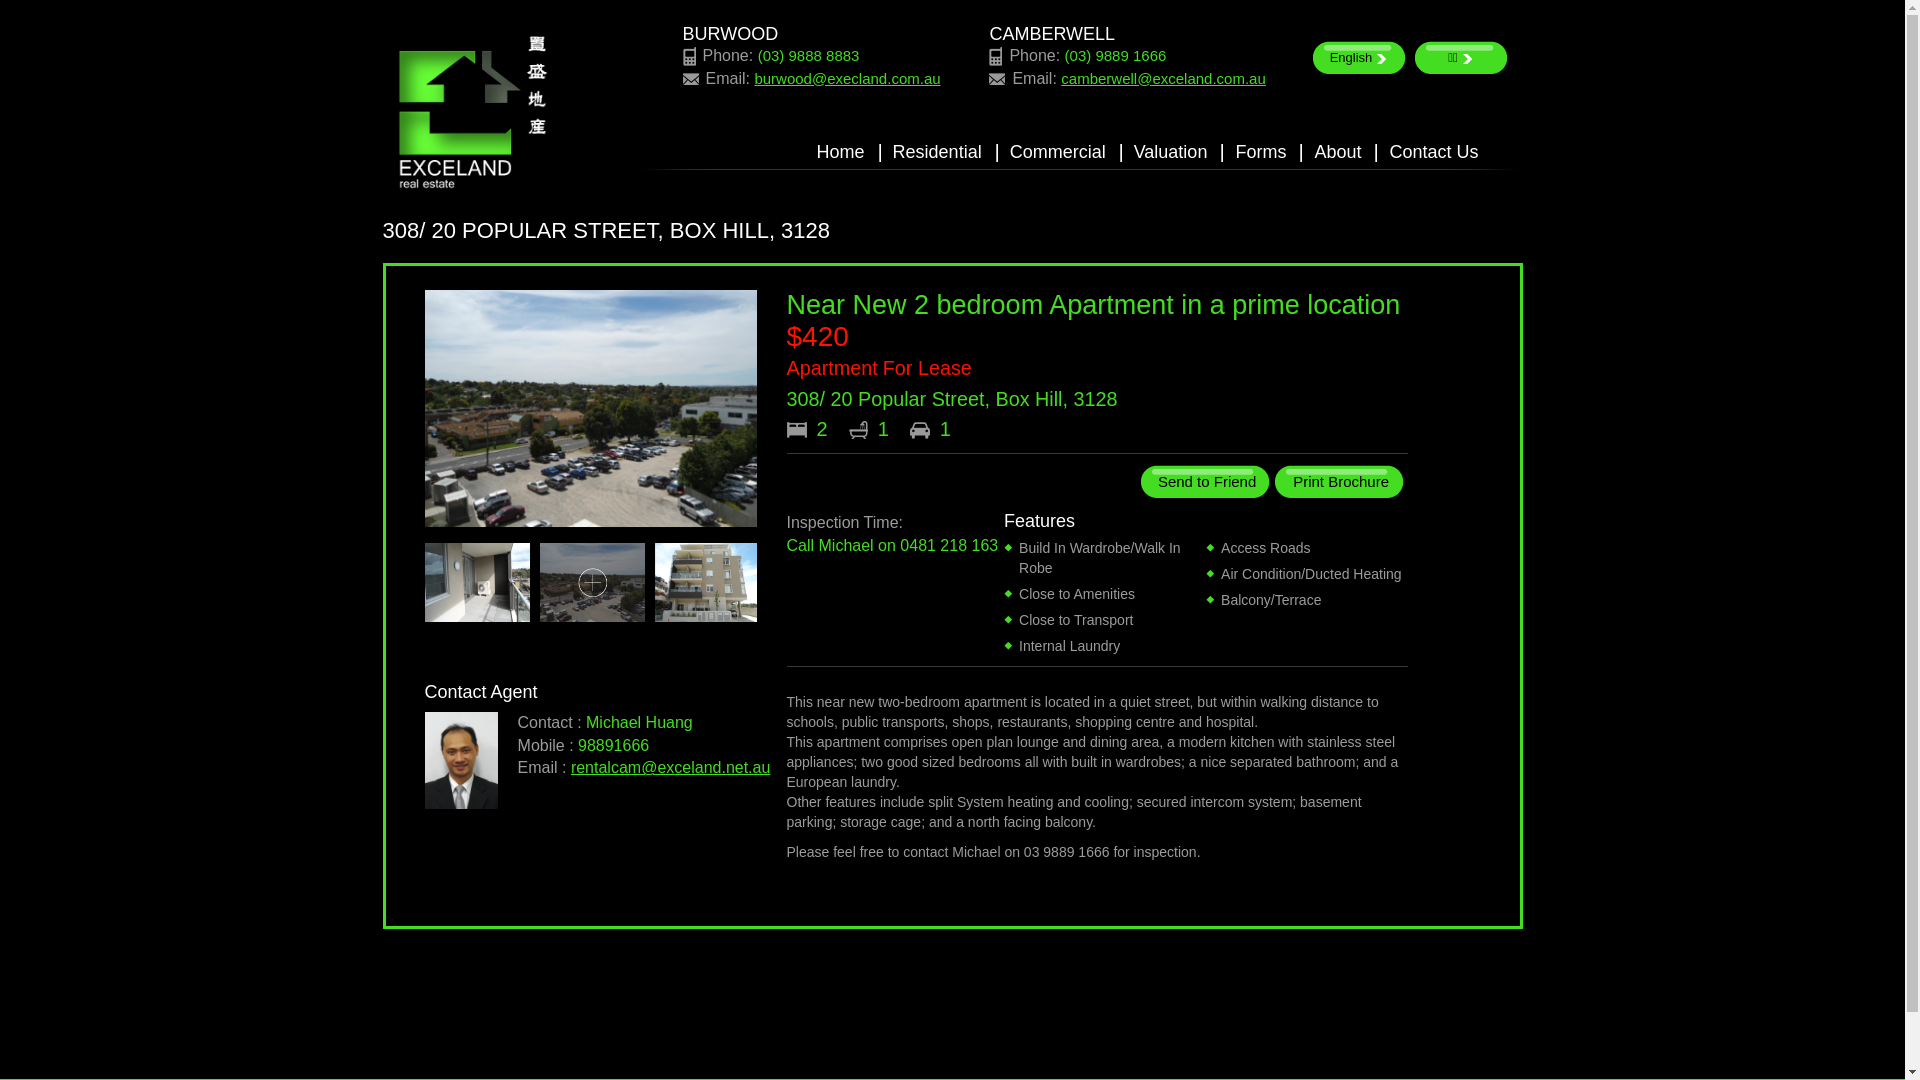  What do you see at coordinates (1259, 152) in the screenshot?
I see `'Forms'` at bounding box center [1259, 152].